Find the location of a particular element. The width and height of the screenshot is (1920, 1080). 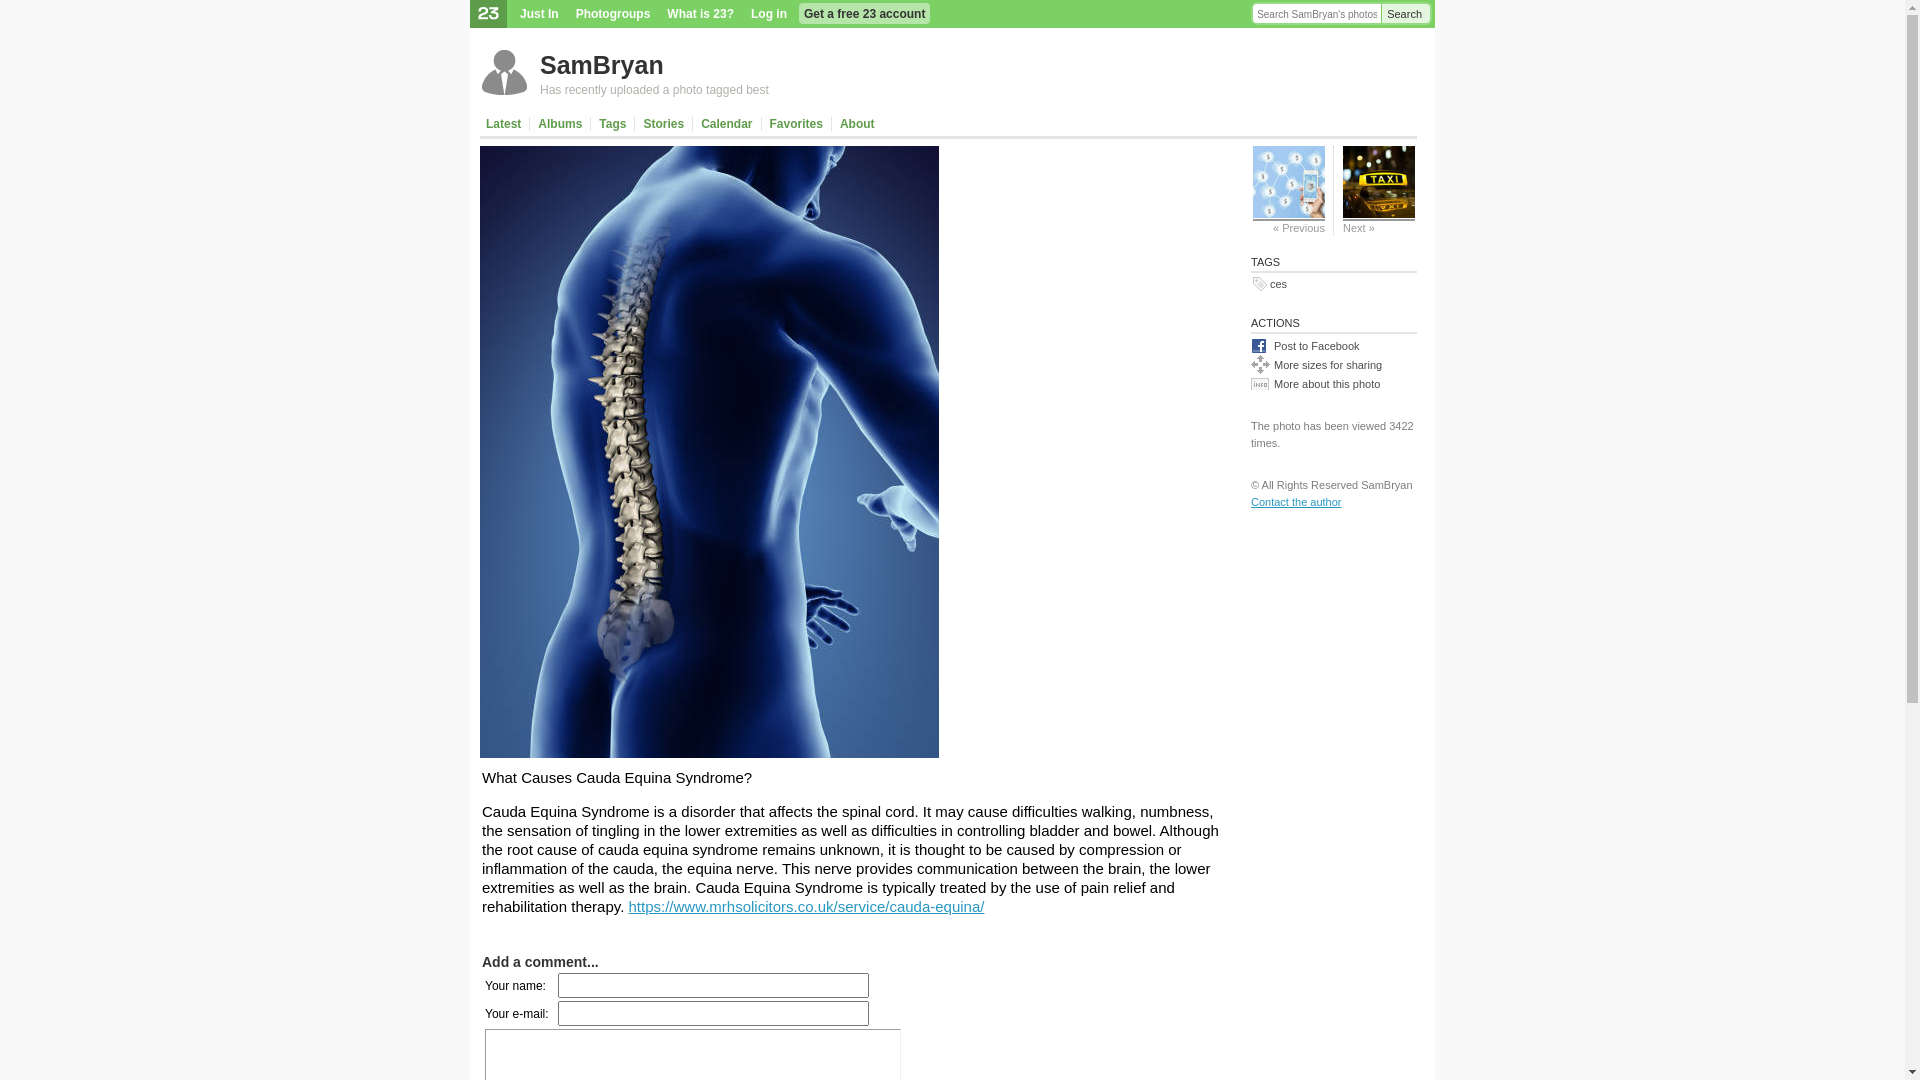

'Tags' is located at coordinates (612, 123).